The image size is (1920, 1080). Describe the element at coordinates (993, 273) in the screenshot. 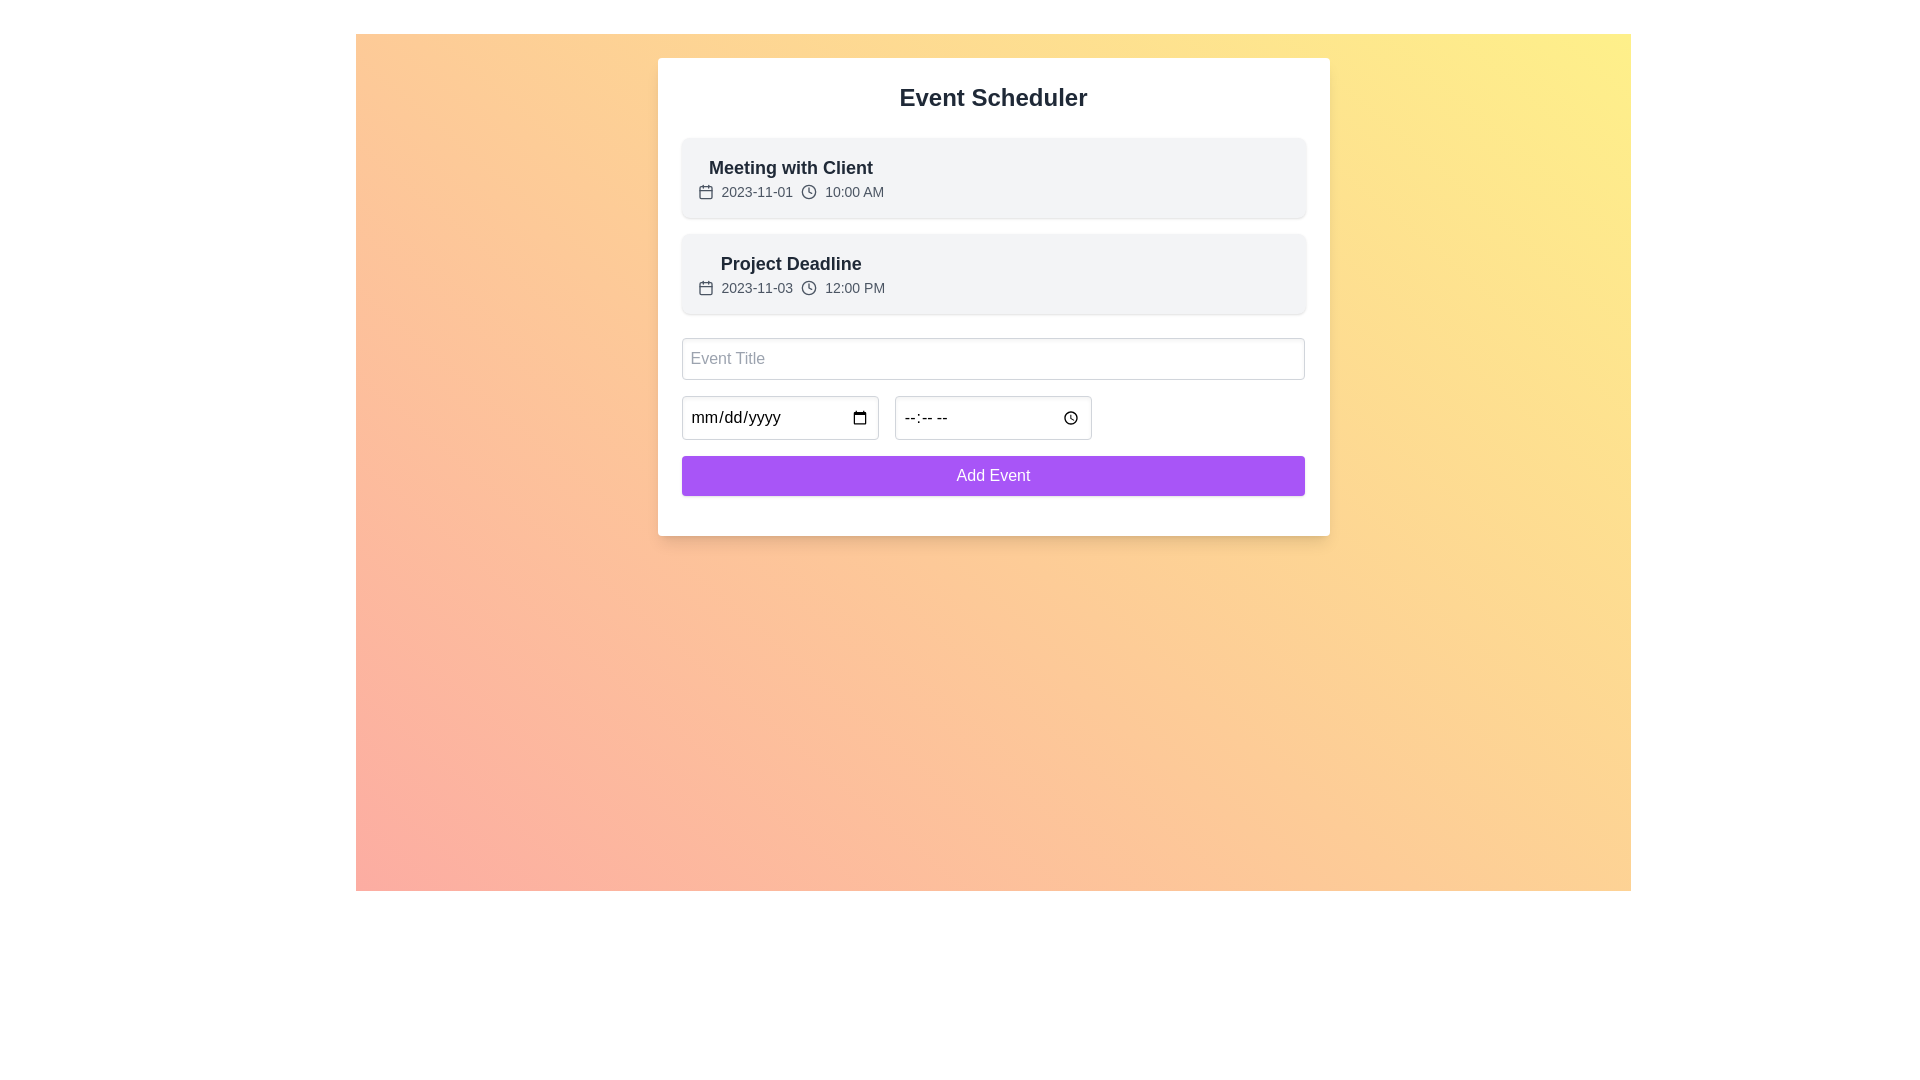

I see `the display card titled 'Project Deadline' which presents scheduling details, located below 'Meeting with Client' in the 'Event Scheduler' card` at that location.